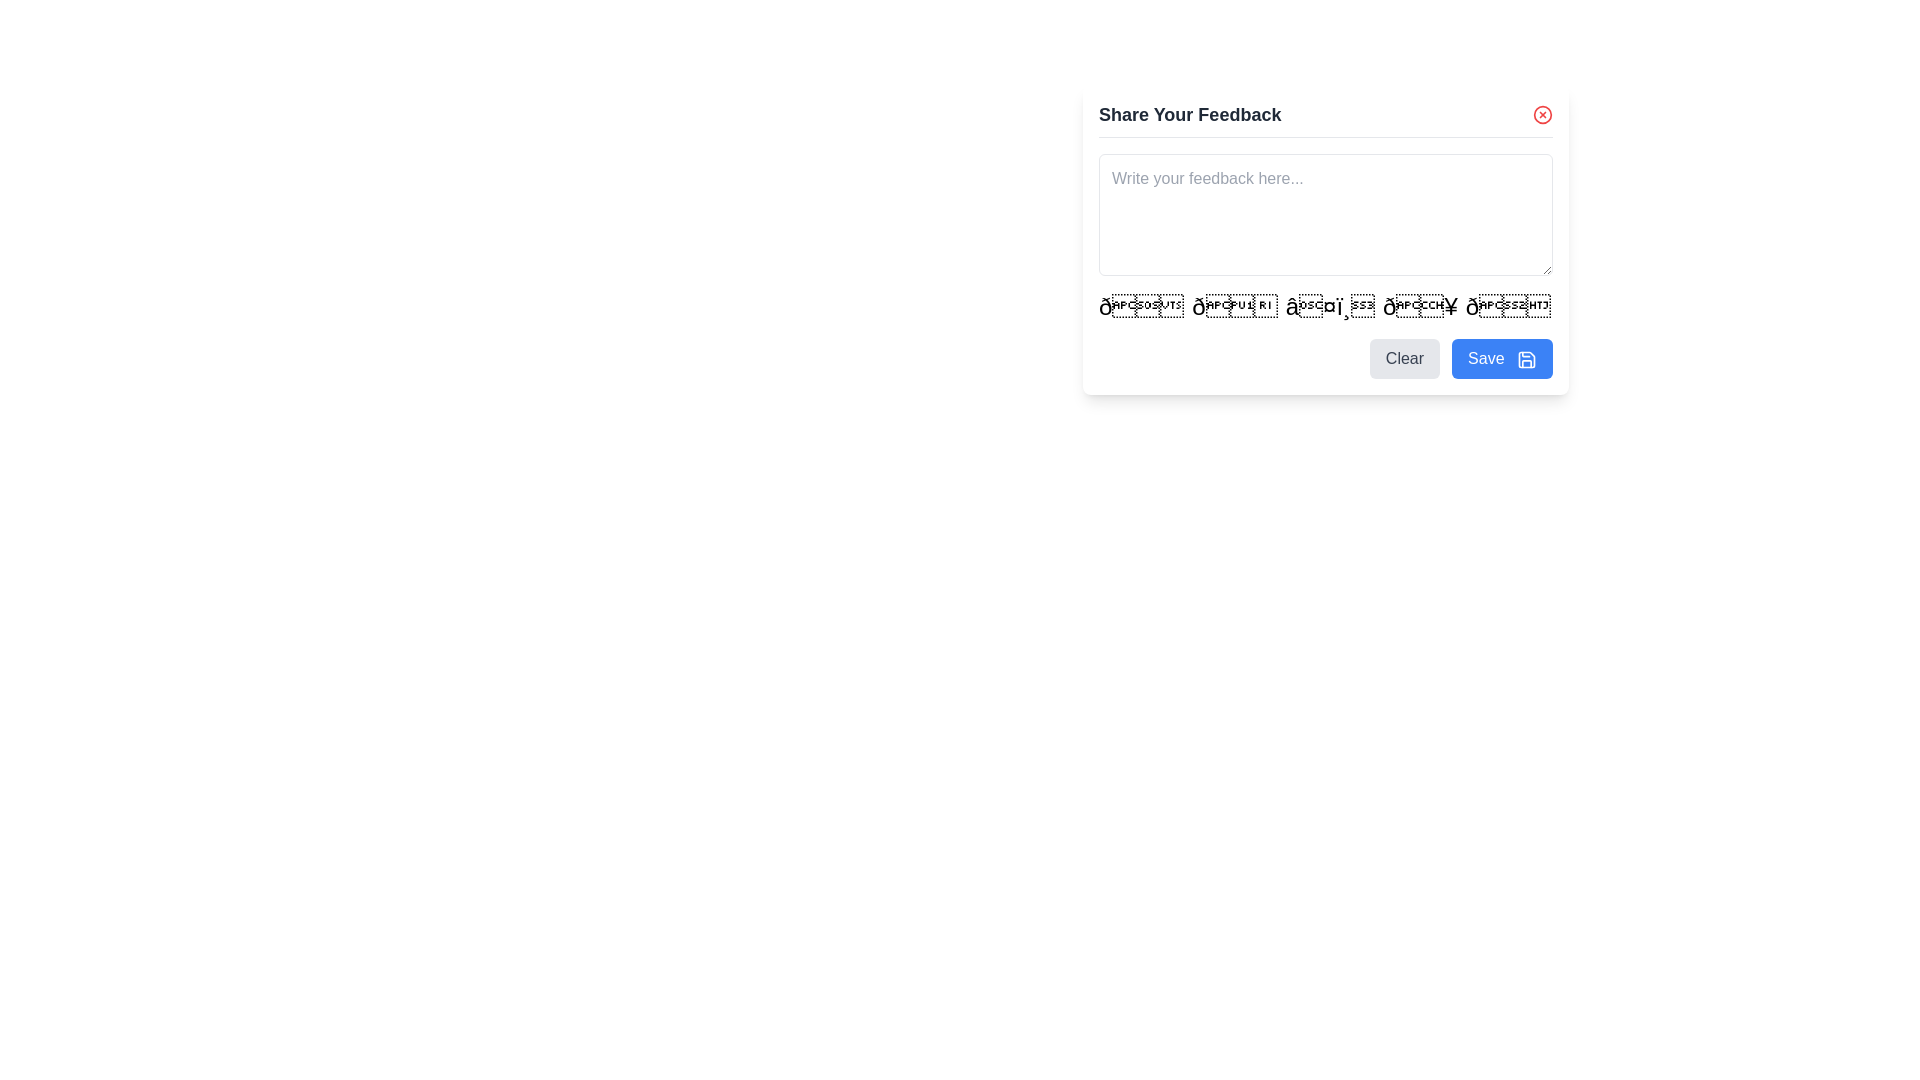  What do you see at coordinates (1325, 307) in the screenshot?
I see `the Interactive emoji list by clicking on it to reveal options for emoji selection, as it is positioned below the text input box and above the 'Clear' and 'Save' buttons` at bounding box center [1325, 307].